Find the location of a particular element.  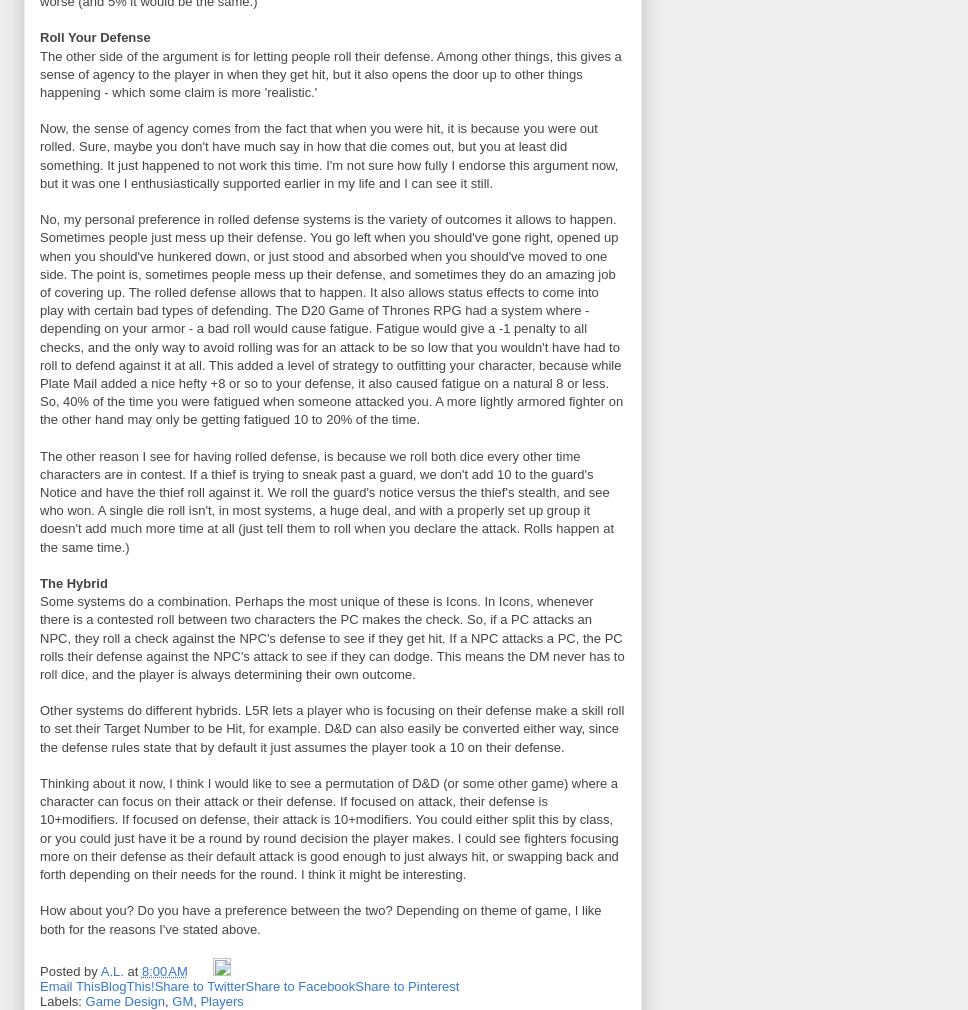

'The Hybrid' is located at coordinates (72, 581).